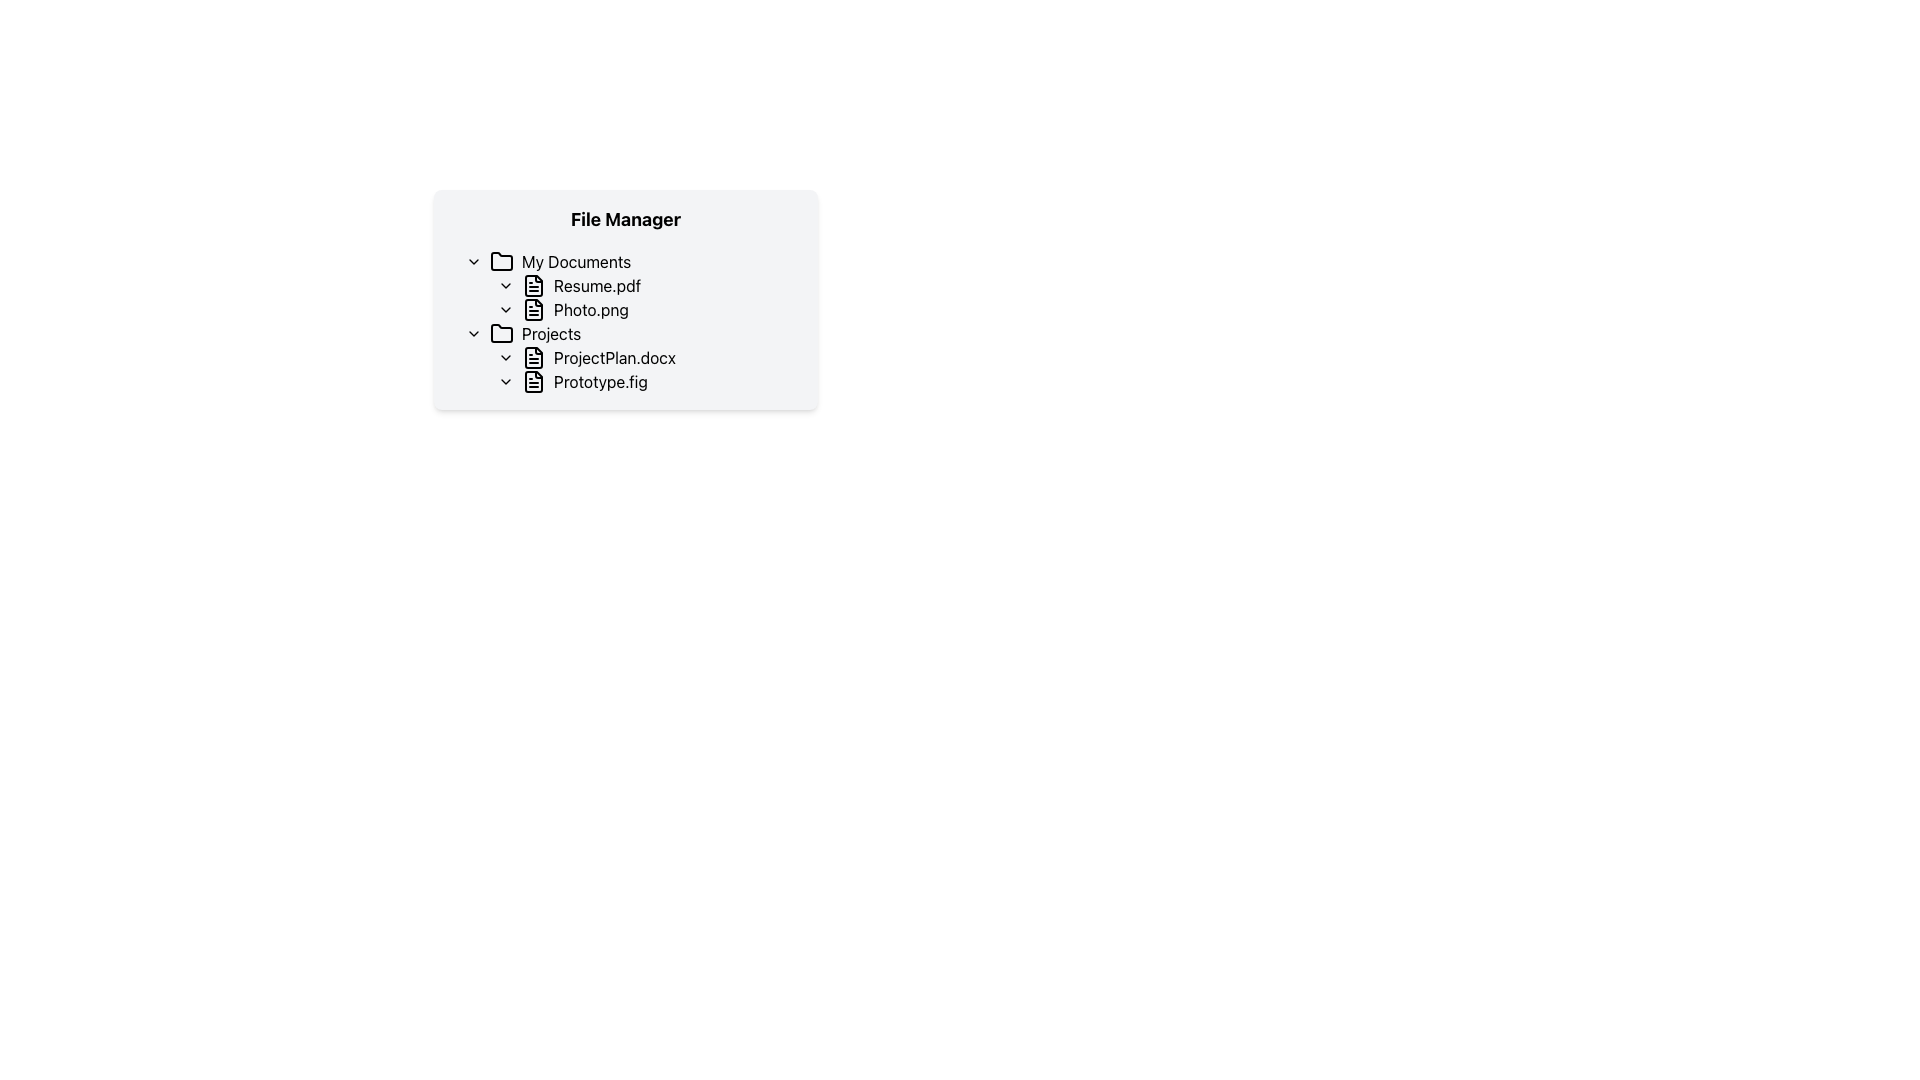 Image resolution: width=1920 pixels, height=1080 pixels. What do you see at coordinates (535, 333) in the screenshot?
I see `the 'Projects' folder label with icon located in the second folder entry of the file manager` at bounding box center [535, 333].